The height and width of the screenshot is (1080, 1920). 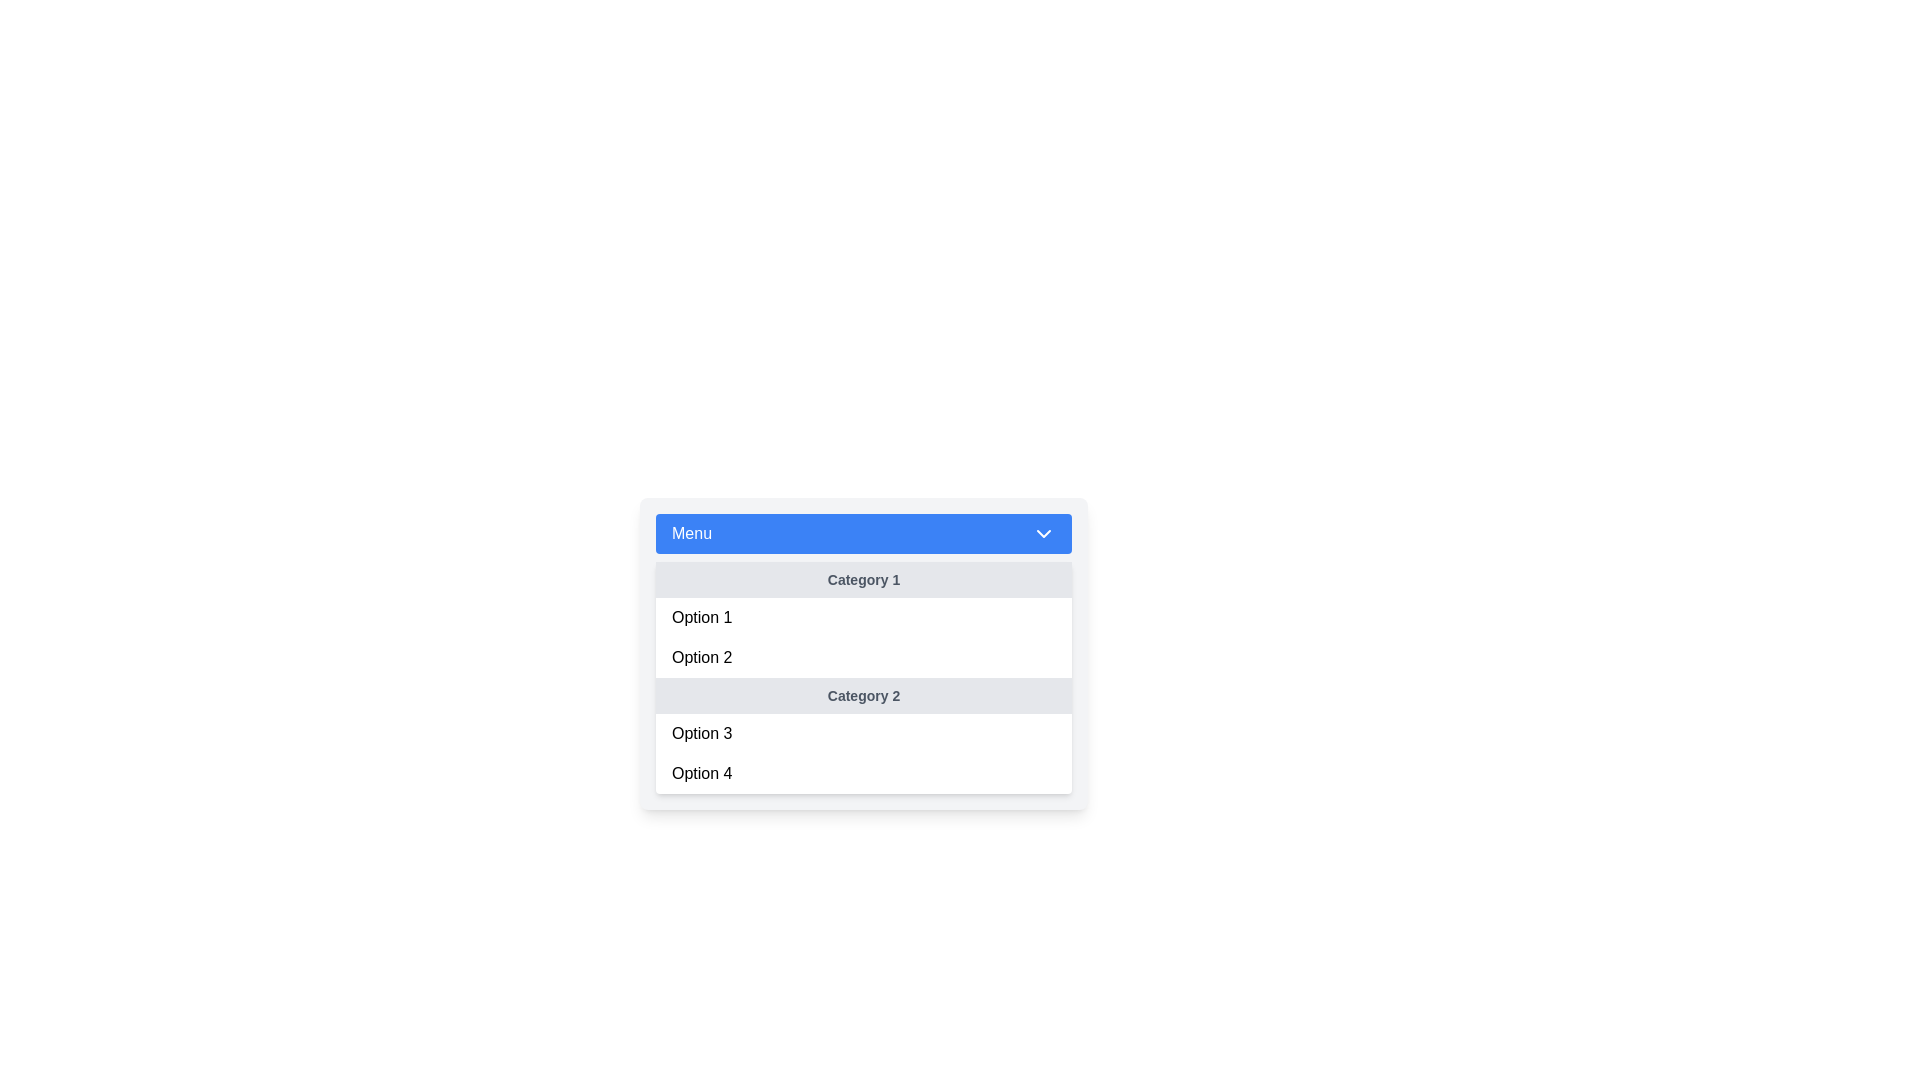 I want to click on the interactive menu option button located as the second option under 'Category 1' in the dropdown list, so click(x=864, y=658).